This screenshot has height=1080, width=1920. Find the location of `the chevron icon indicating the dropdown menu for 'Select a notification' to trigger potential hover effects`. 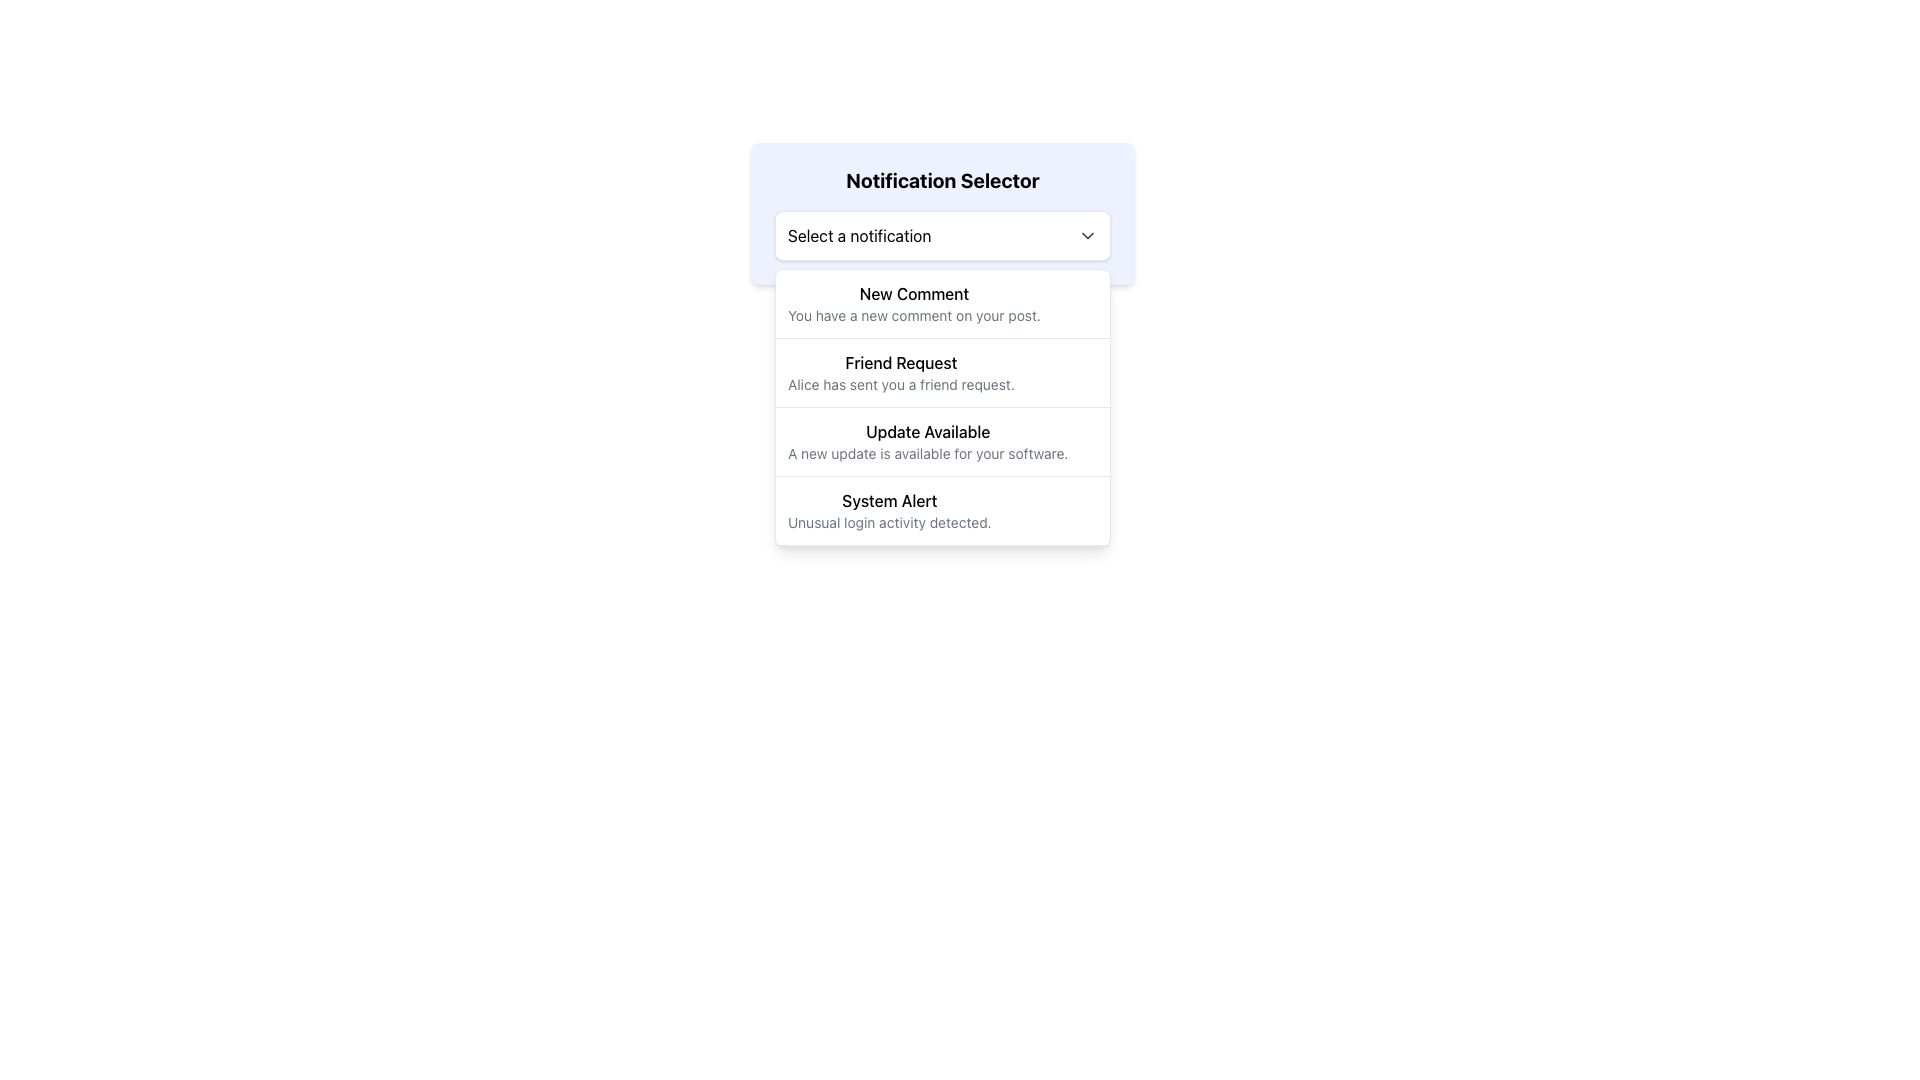

the chevron icon indicating the dropdown menu for 'Select a notification' to trigger potential hover effects is located at coordinates (1087, 234).